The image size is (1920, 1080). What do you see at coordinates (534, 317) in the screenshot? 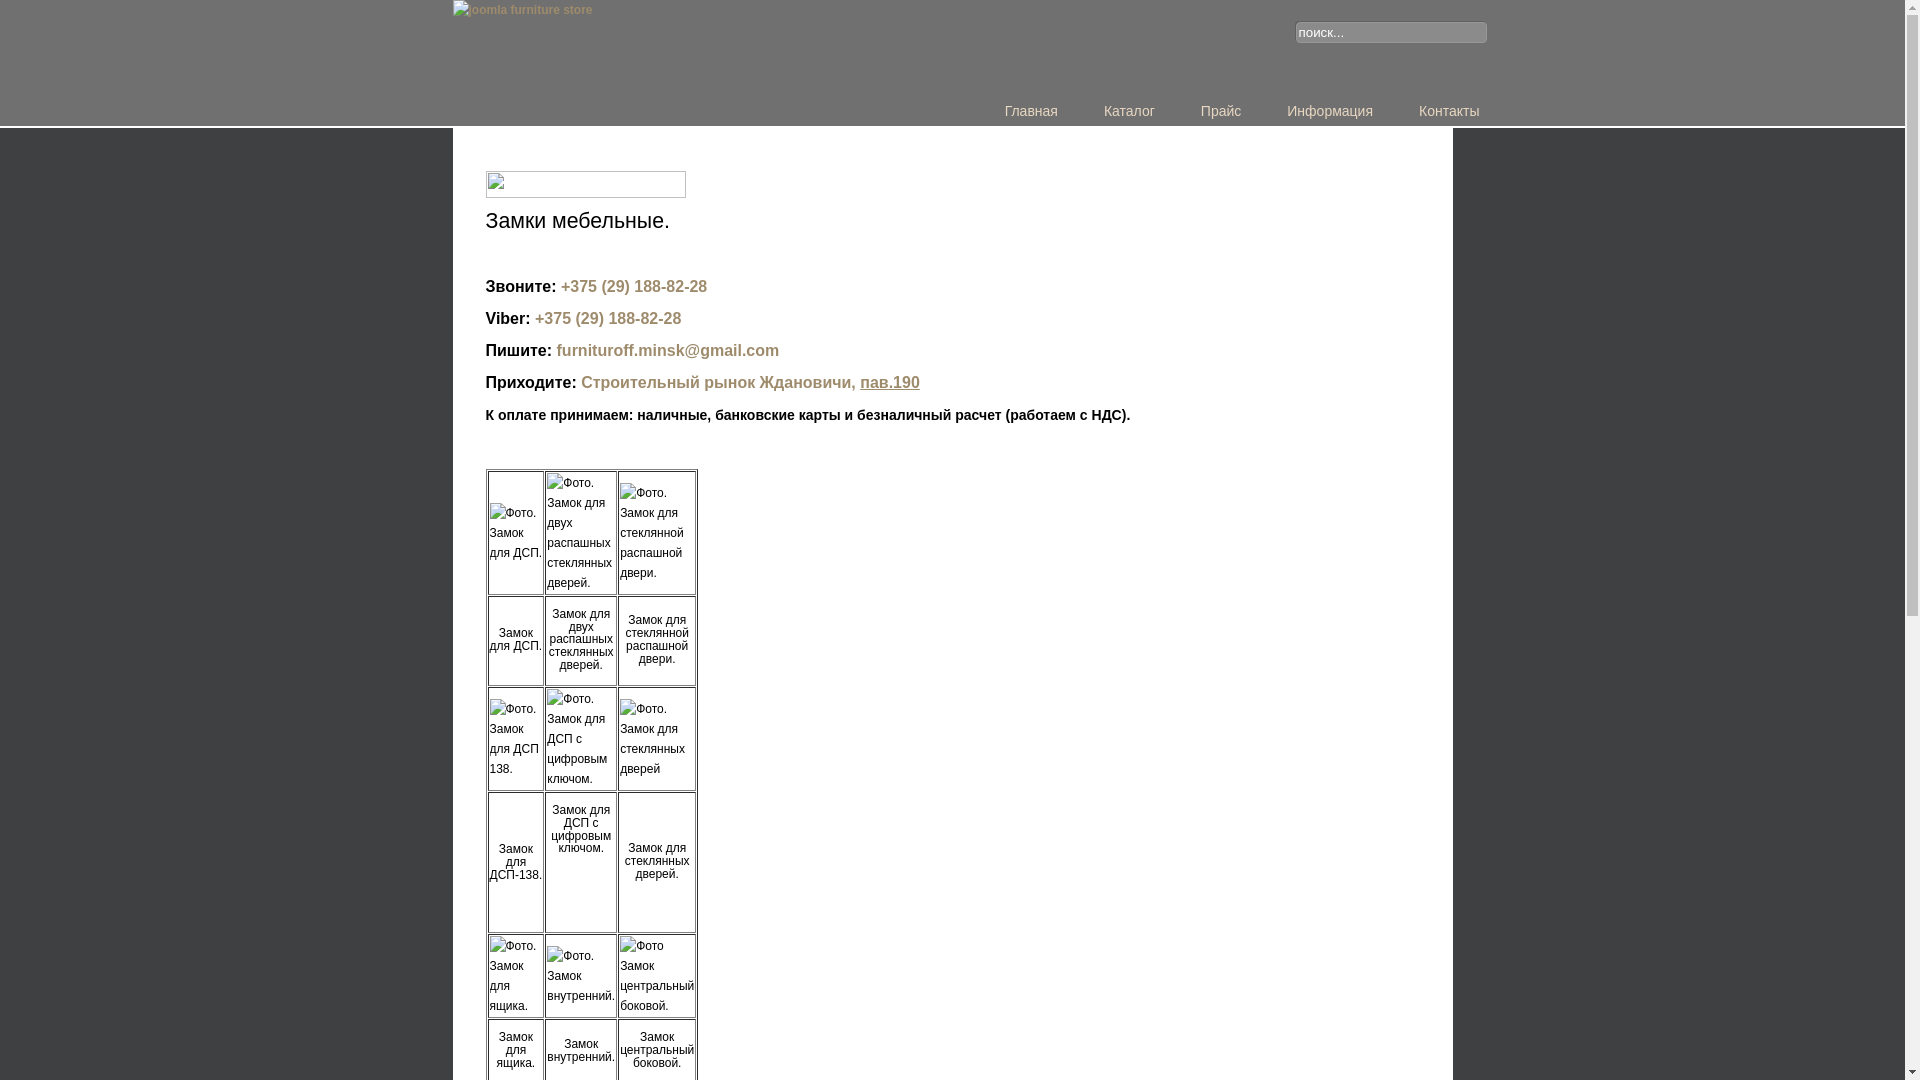
I see `'+375 (29) 188-82-28'` at bounding box center [534, 317].